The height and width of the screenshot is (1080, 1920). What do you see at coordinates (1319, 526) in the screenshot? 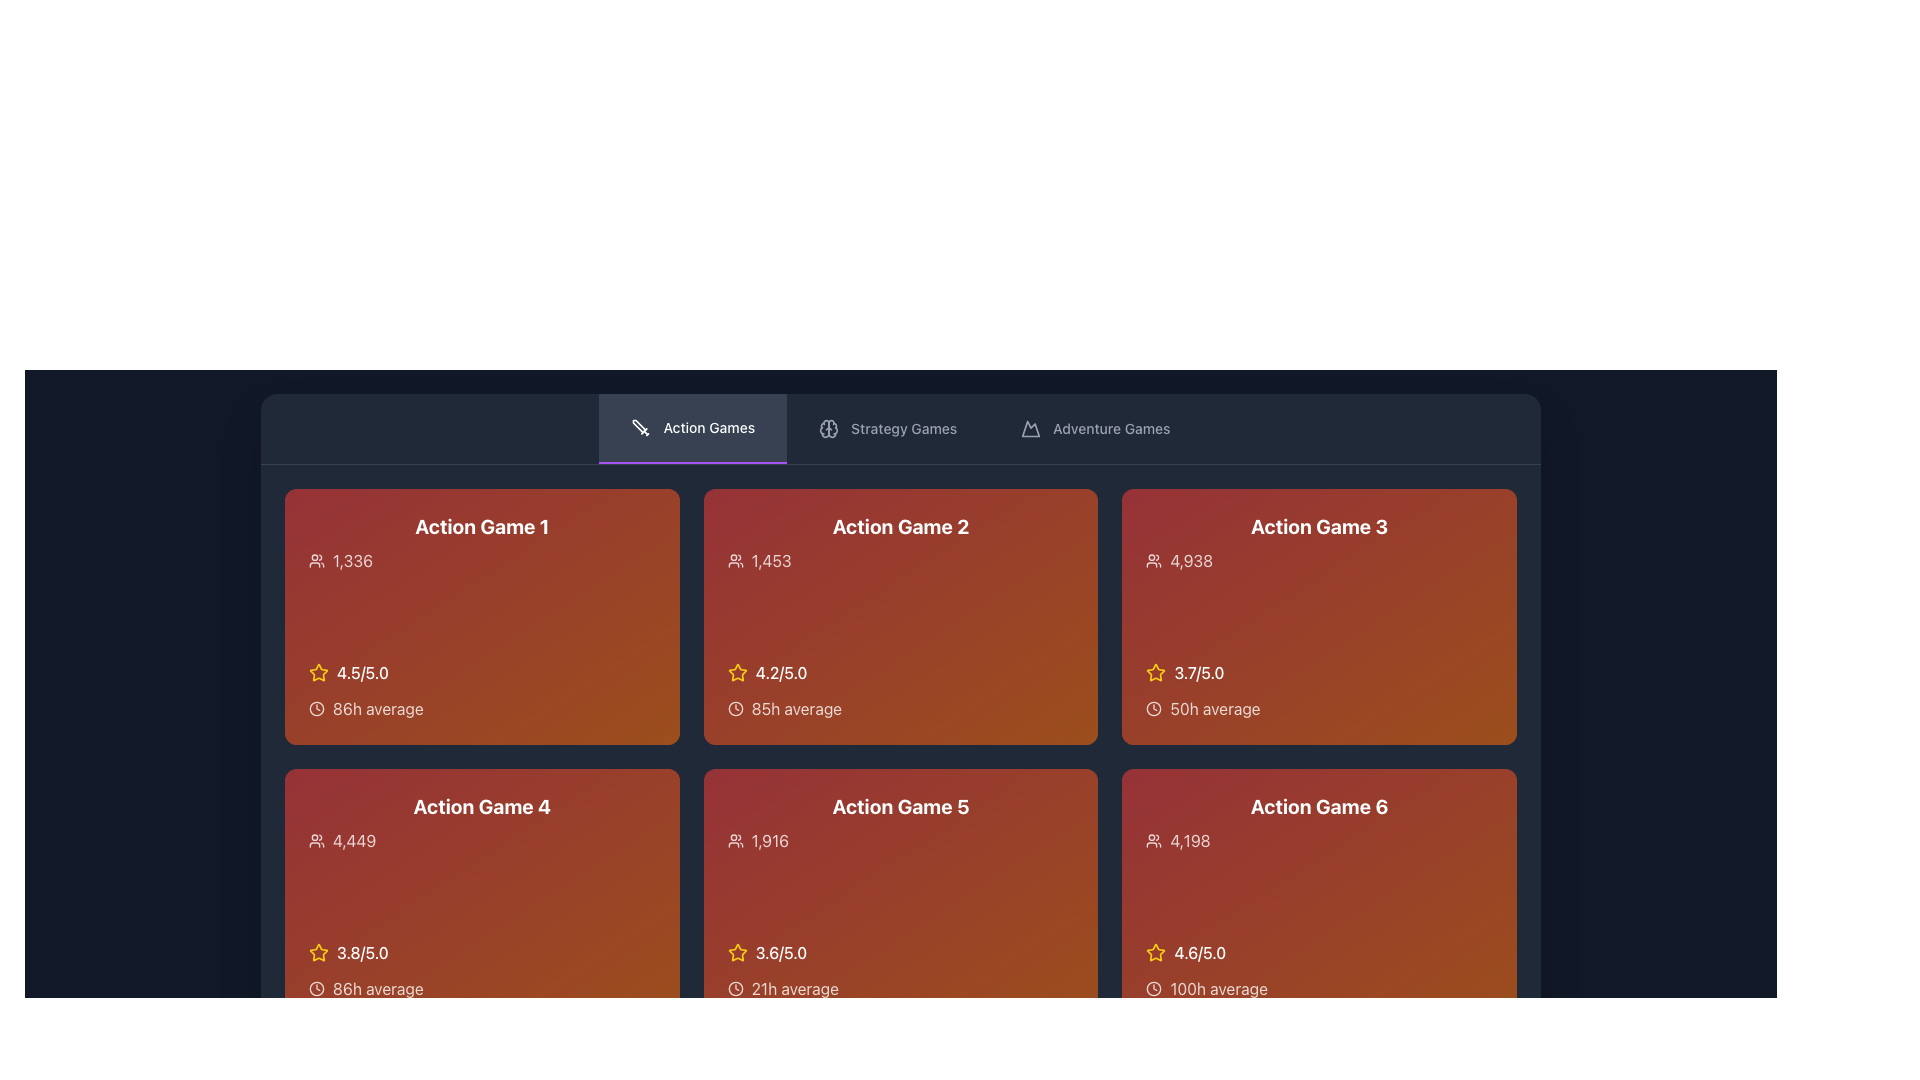
I see `text label that serves as the title for the game in the first row and third column of the grid layout under the 'Action Games' section` at bounding box center [1319, 526].